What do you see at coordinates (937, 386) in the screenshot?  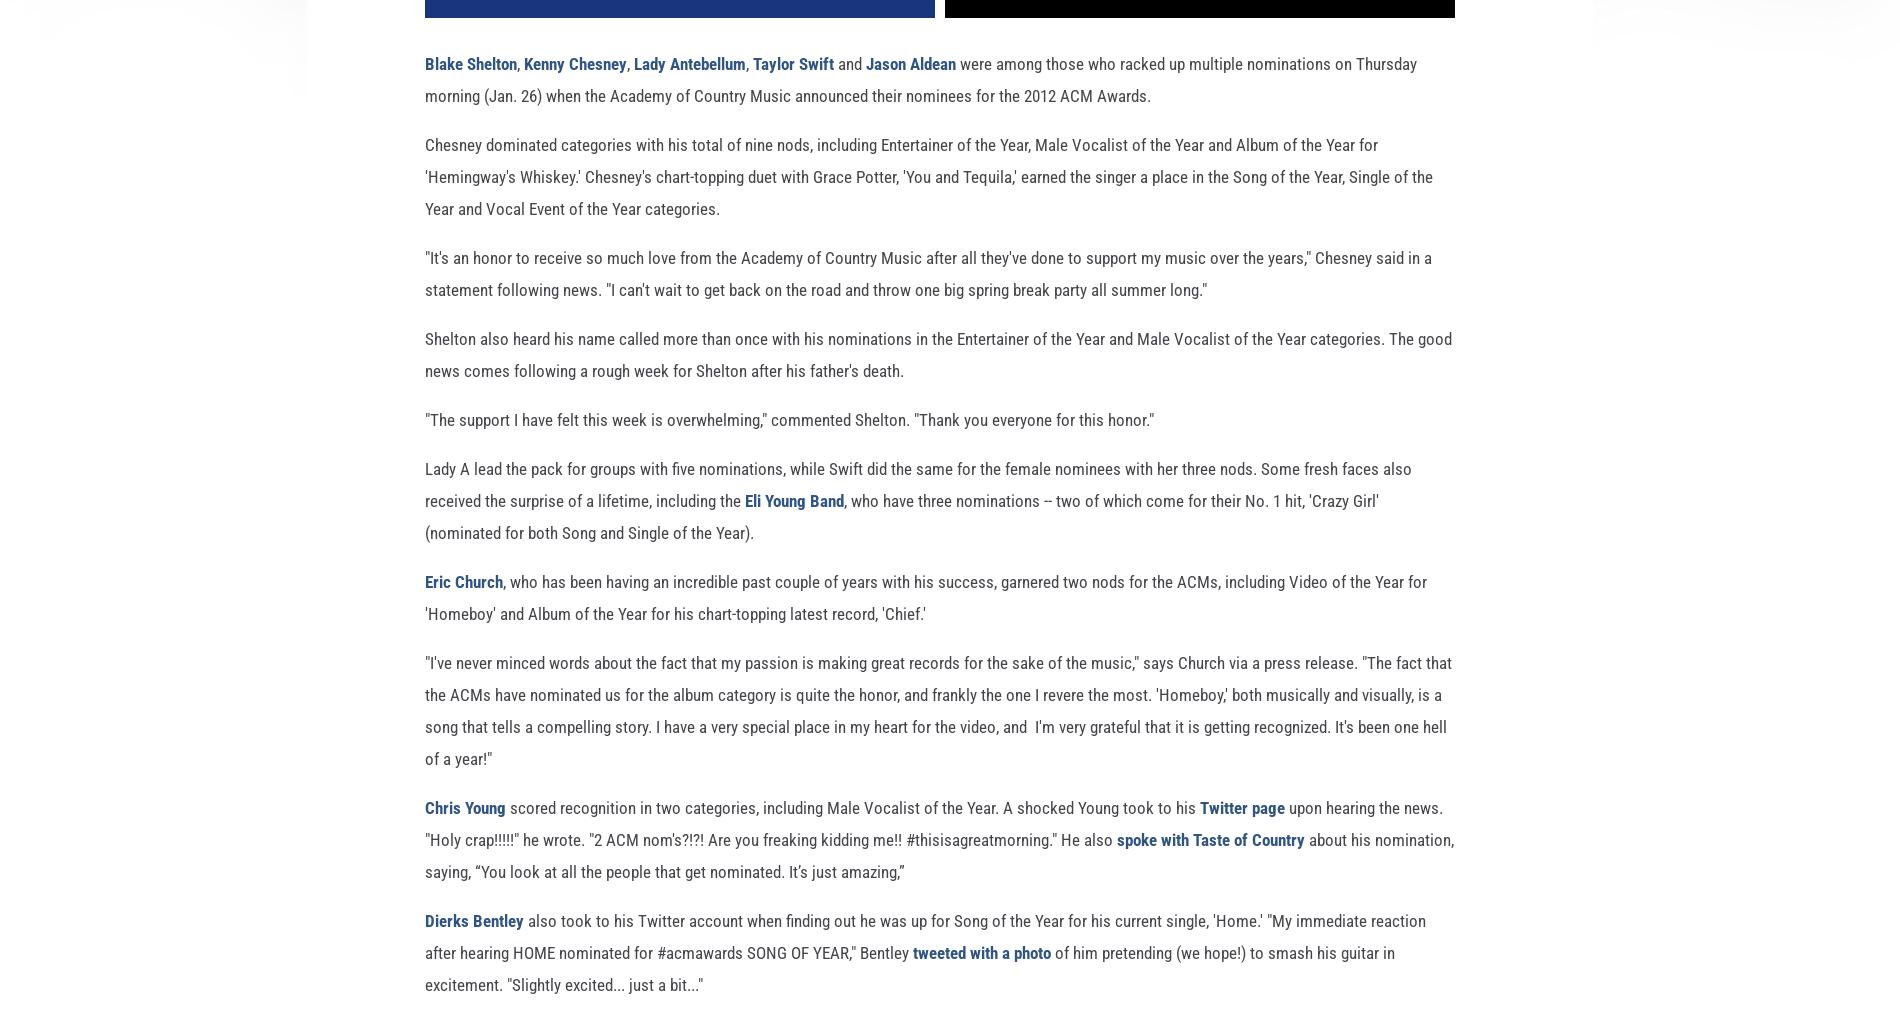 I see `'Shelton also heard his name called more than once with his nominations in the Entertainer of the Year and Male Vocalist of the Year categories. The good news comes following a rough week for Shelton after his father's death.'` at bounding box center [937, 386].